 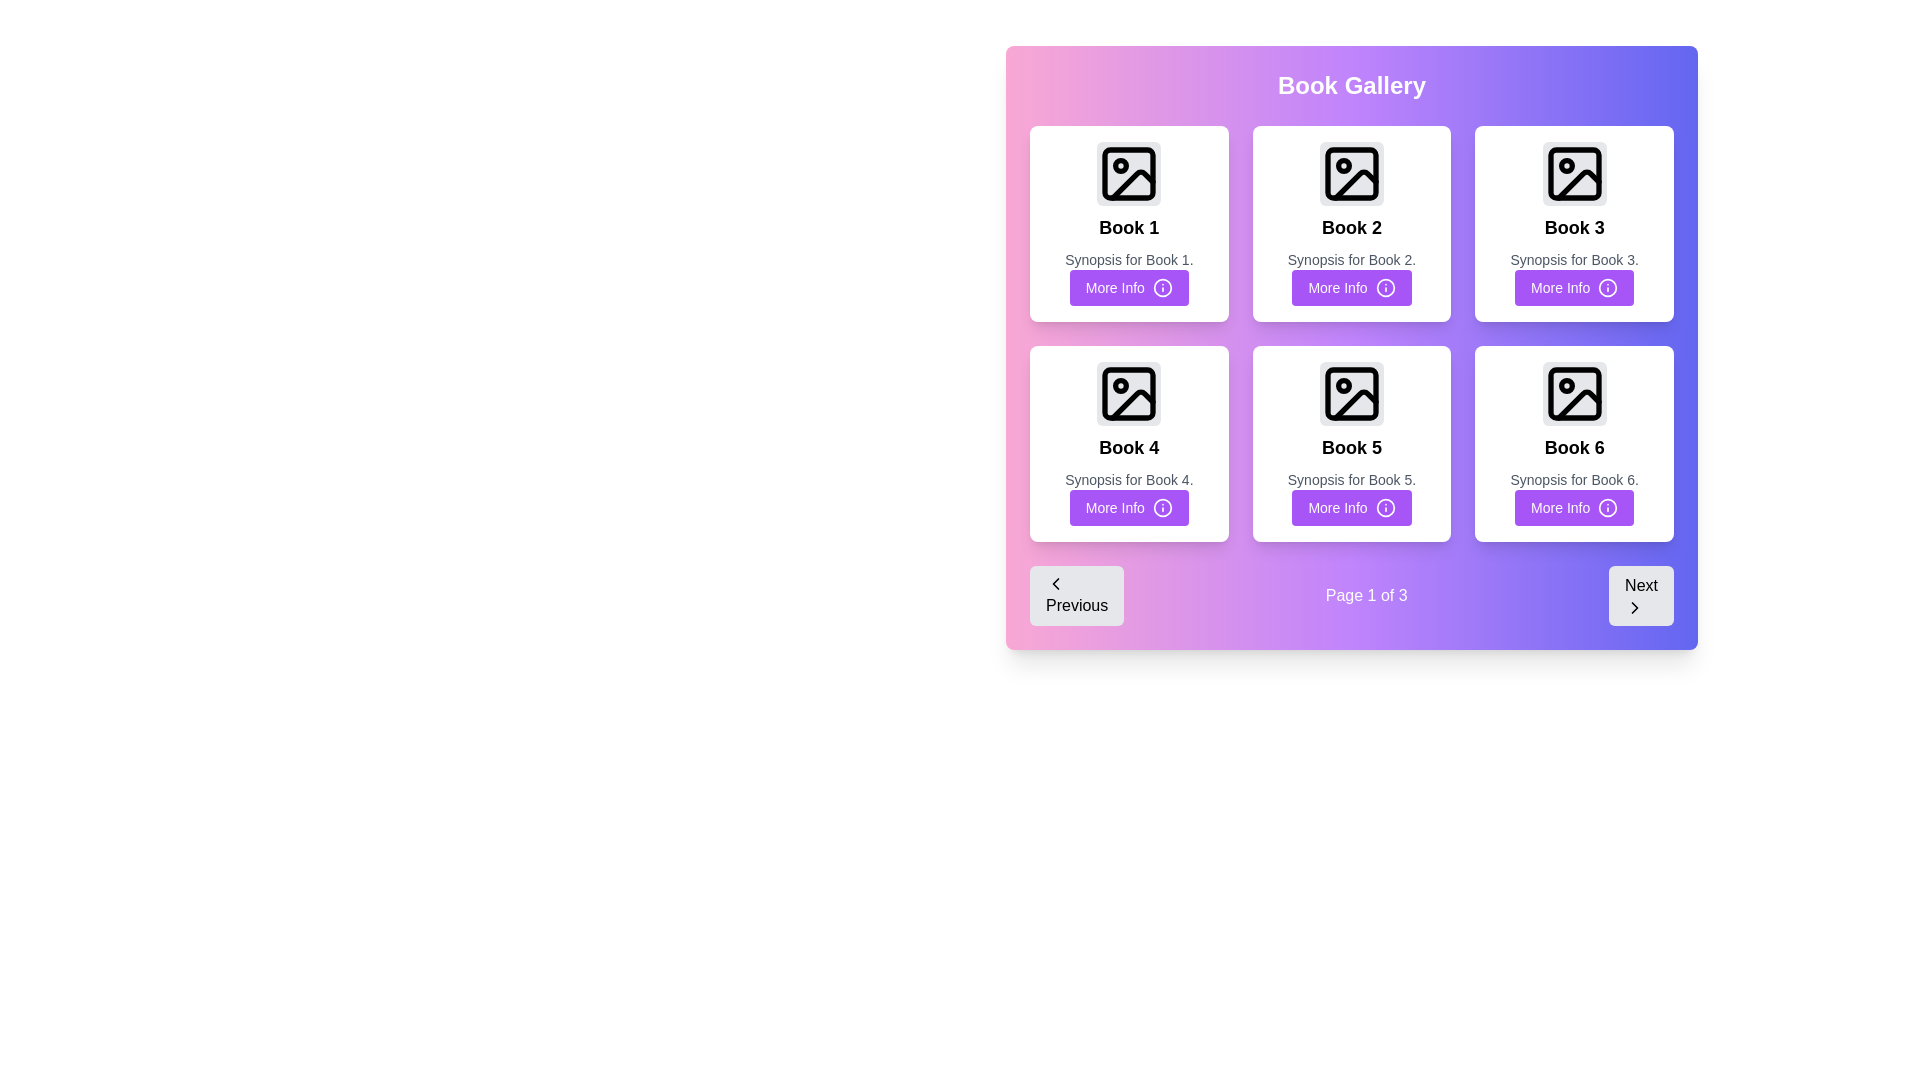 I want to click on the Decorative graphic part of the circular icon within the 'More Info' button of the 'Book 5' card in the 'Book Gallery' section, so click(x=1162, y=288).